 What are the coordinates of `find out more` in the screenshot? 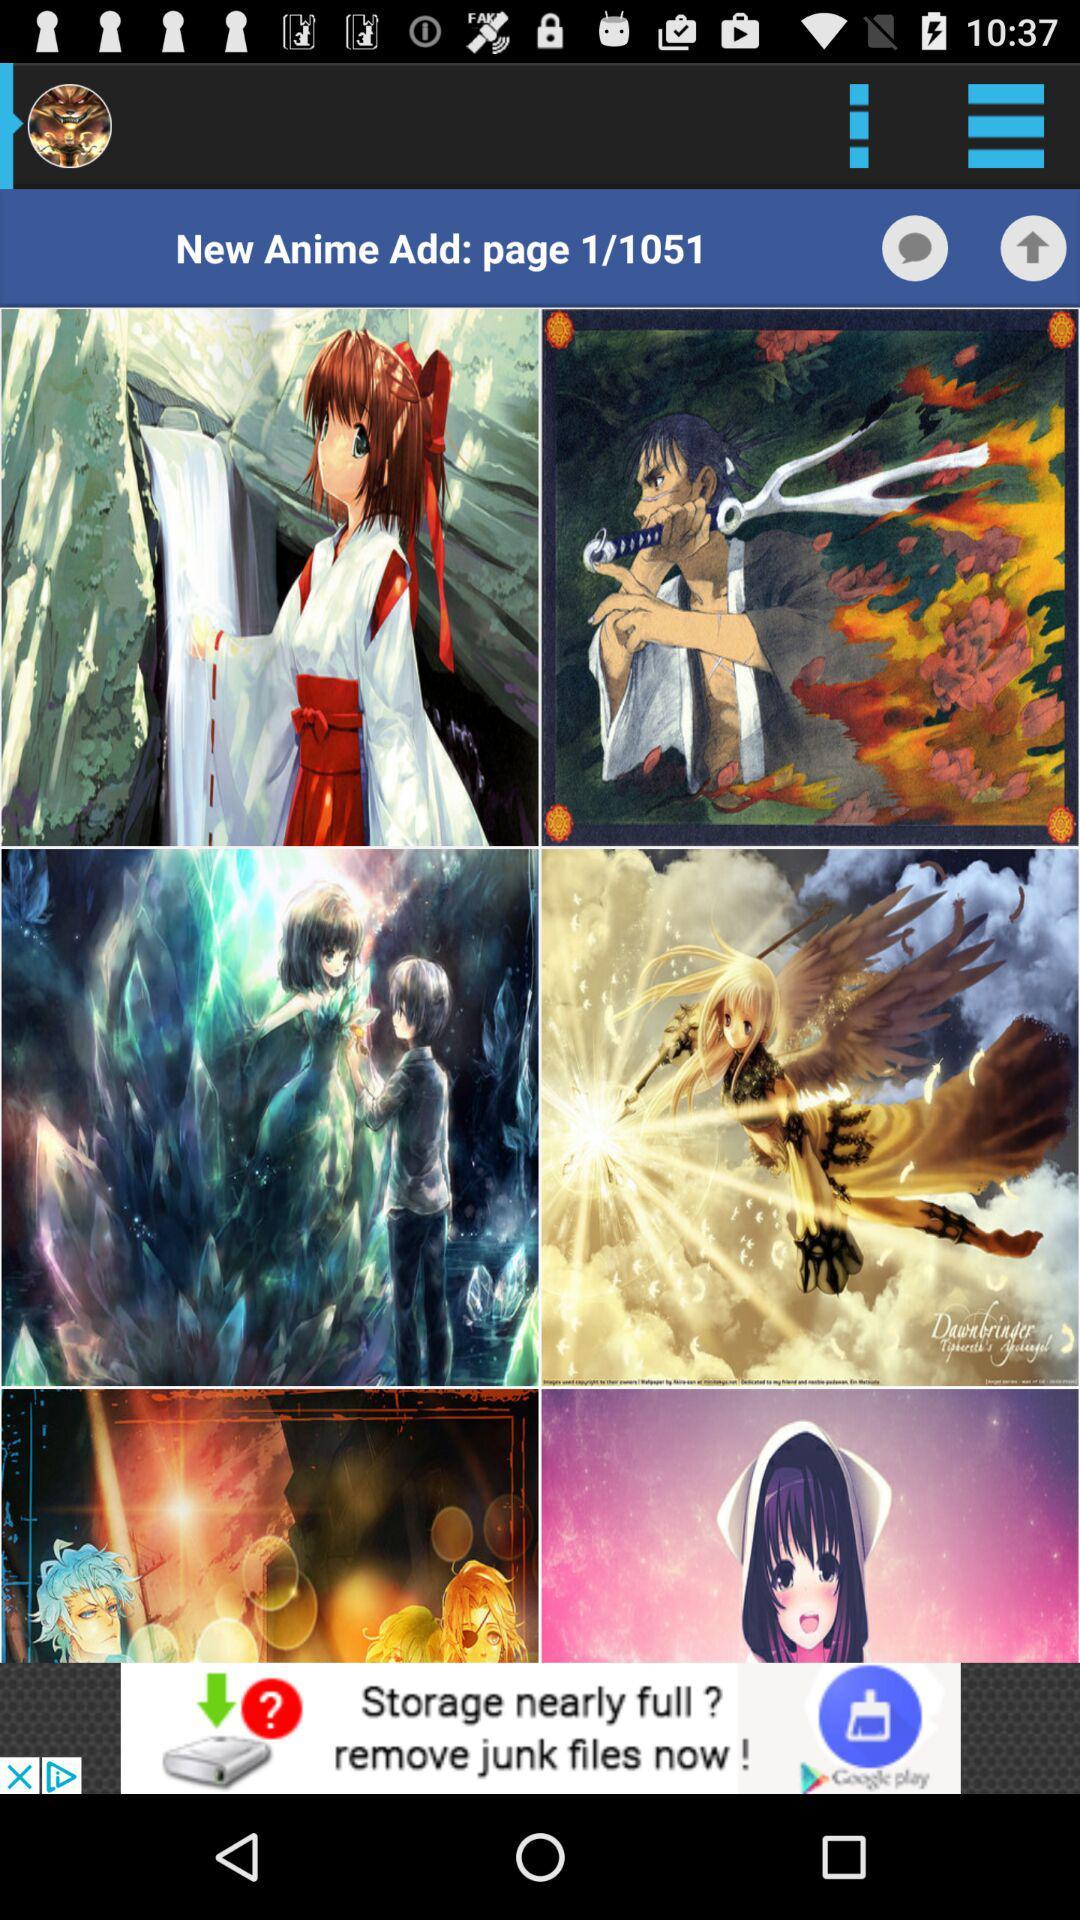 It's located at (540, 1727).